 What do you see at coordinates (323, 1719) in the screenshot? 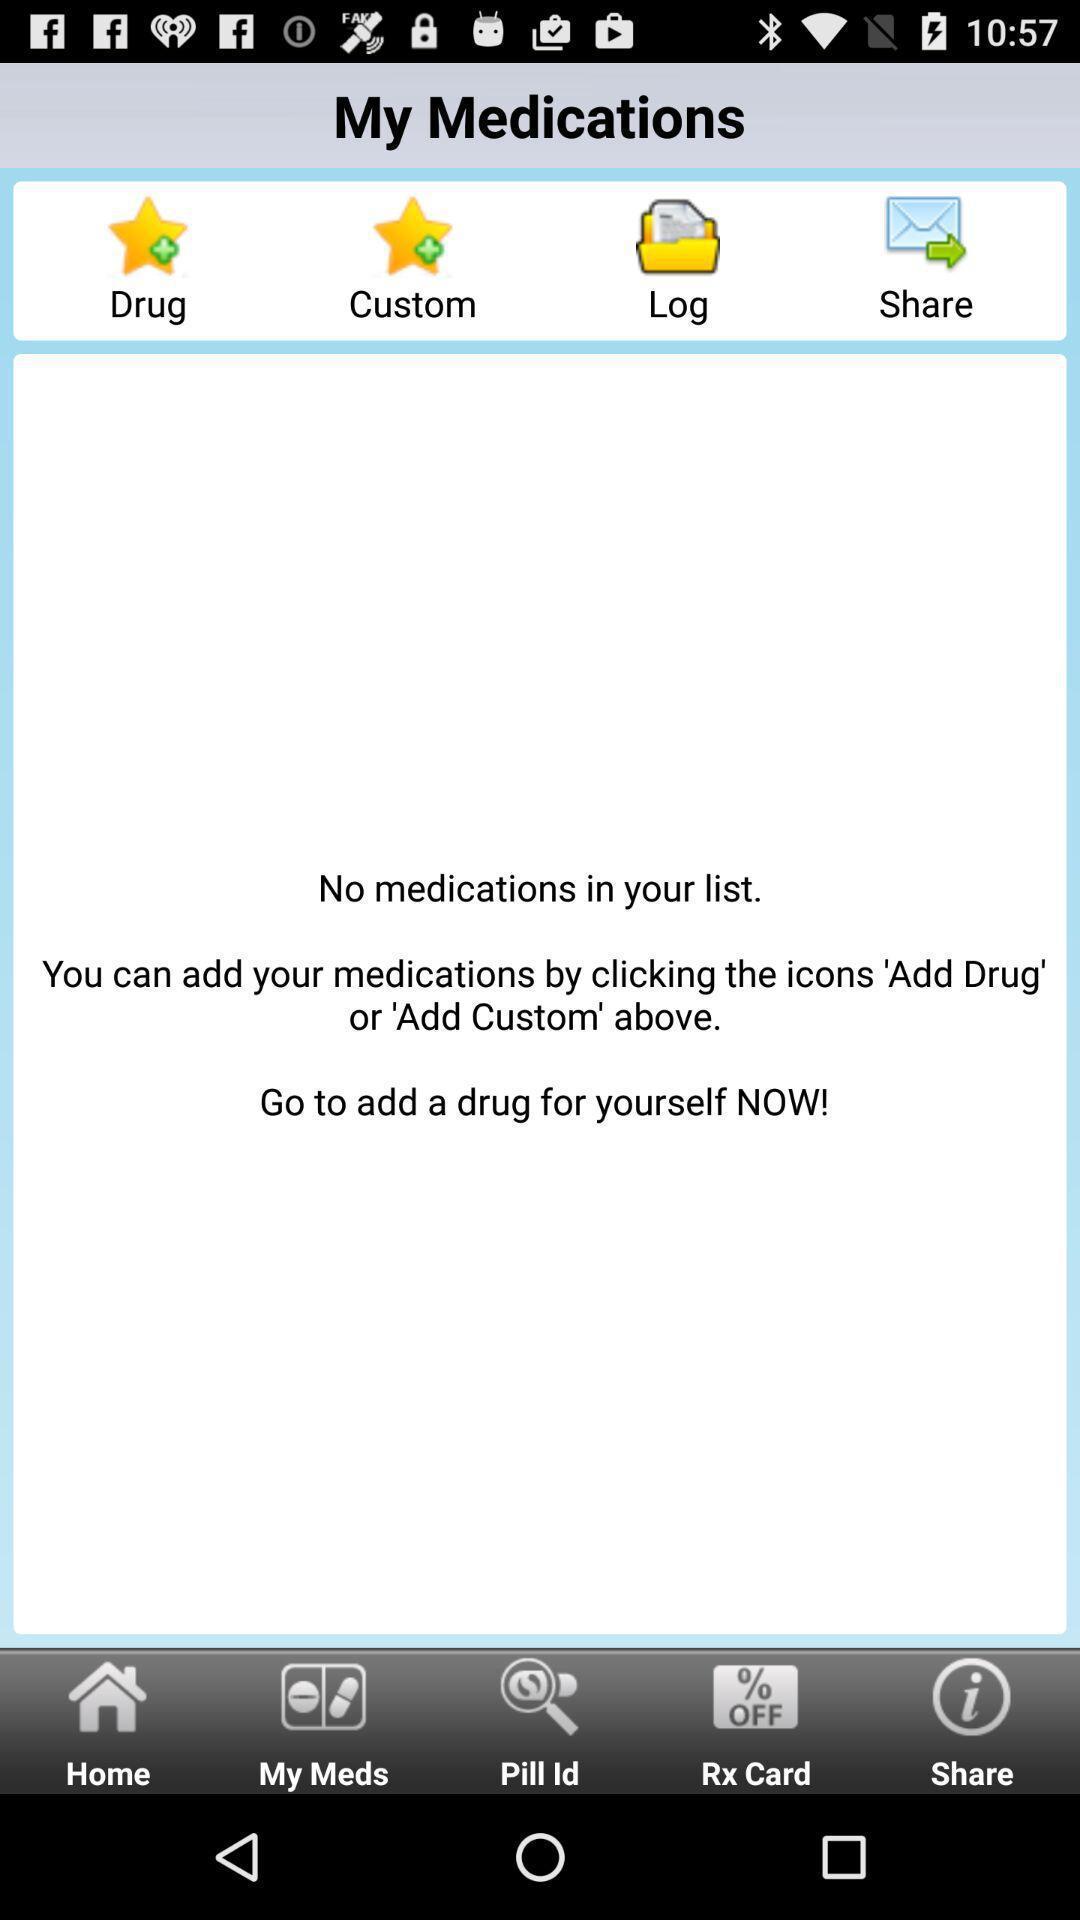
I see `my meds item` at bounding box center [323, 1719].